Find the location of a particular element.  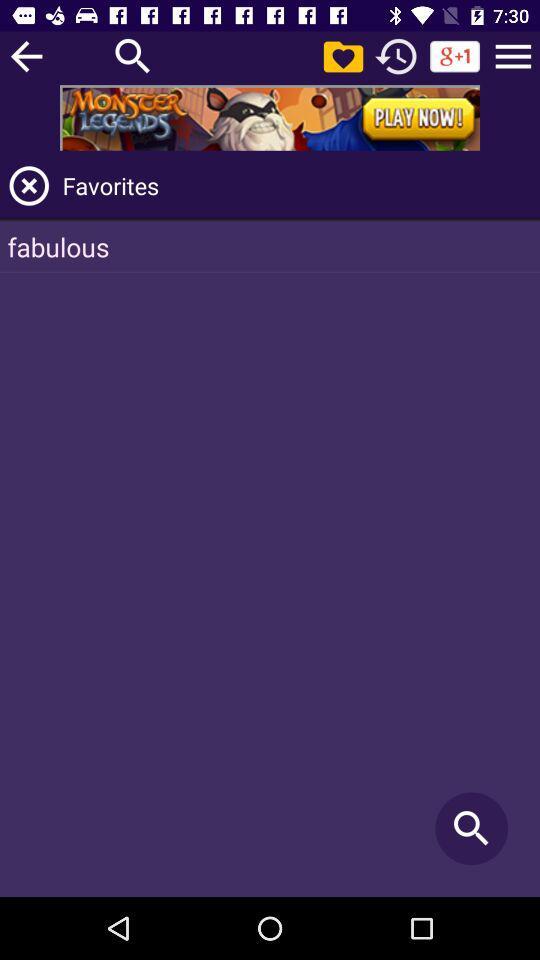

the fabulous is located at coordinates (270, 245).